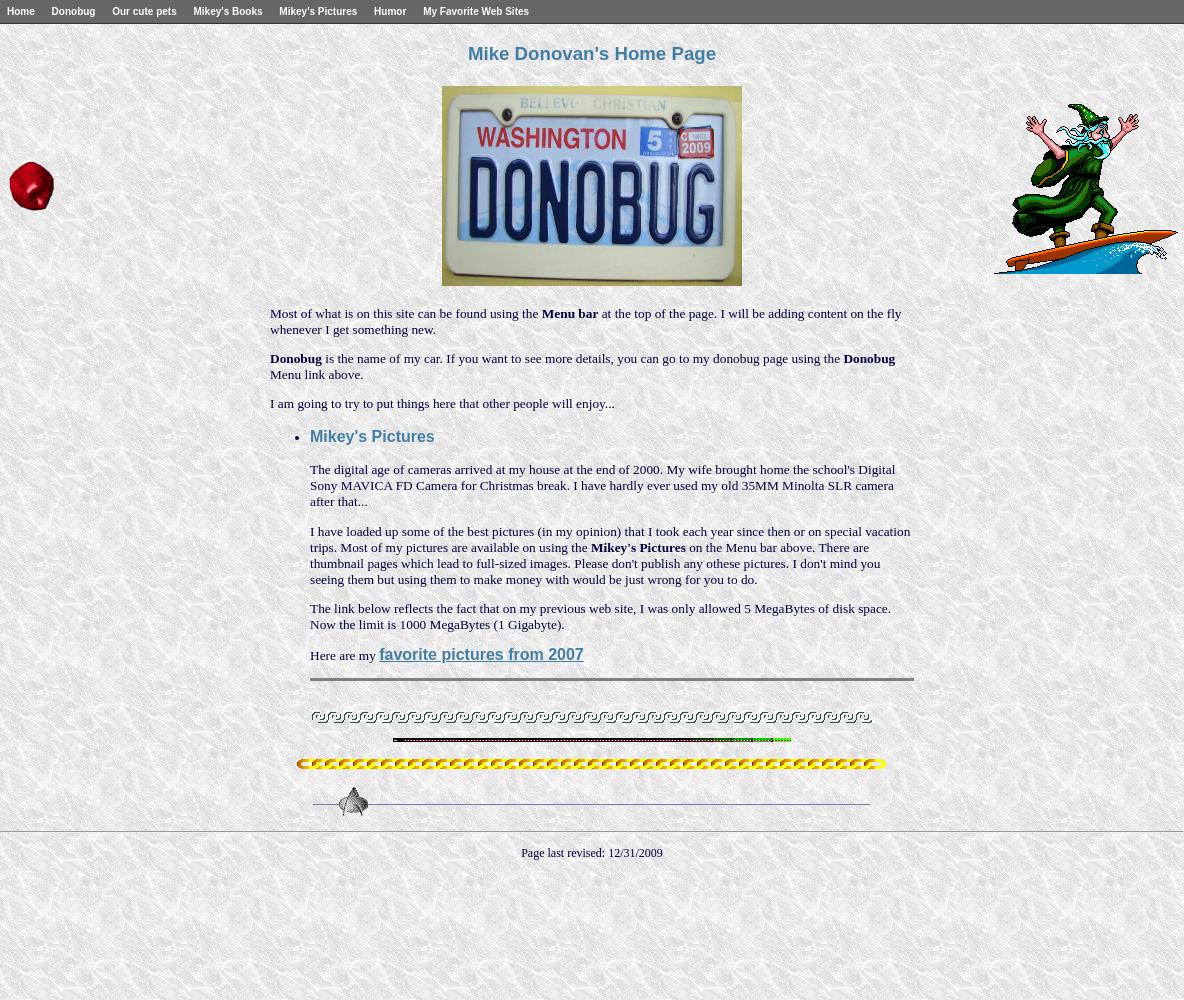 Image resolution: width=1184 pixels, height=1000 pixels. What do you see at coordinates (65, 27) in the screenshot?
I see `'Donobug Picture Index'` at bounding box center [65, 27].